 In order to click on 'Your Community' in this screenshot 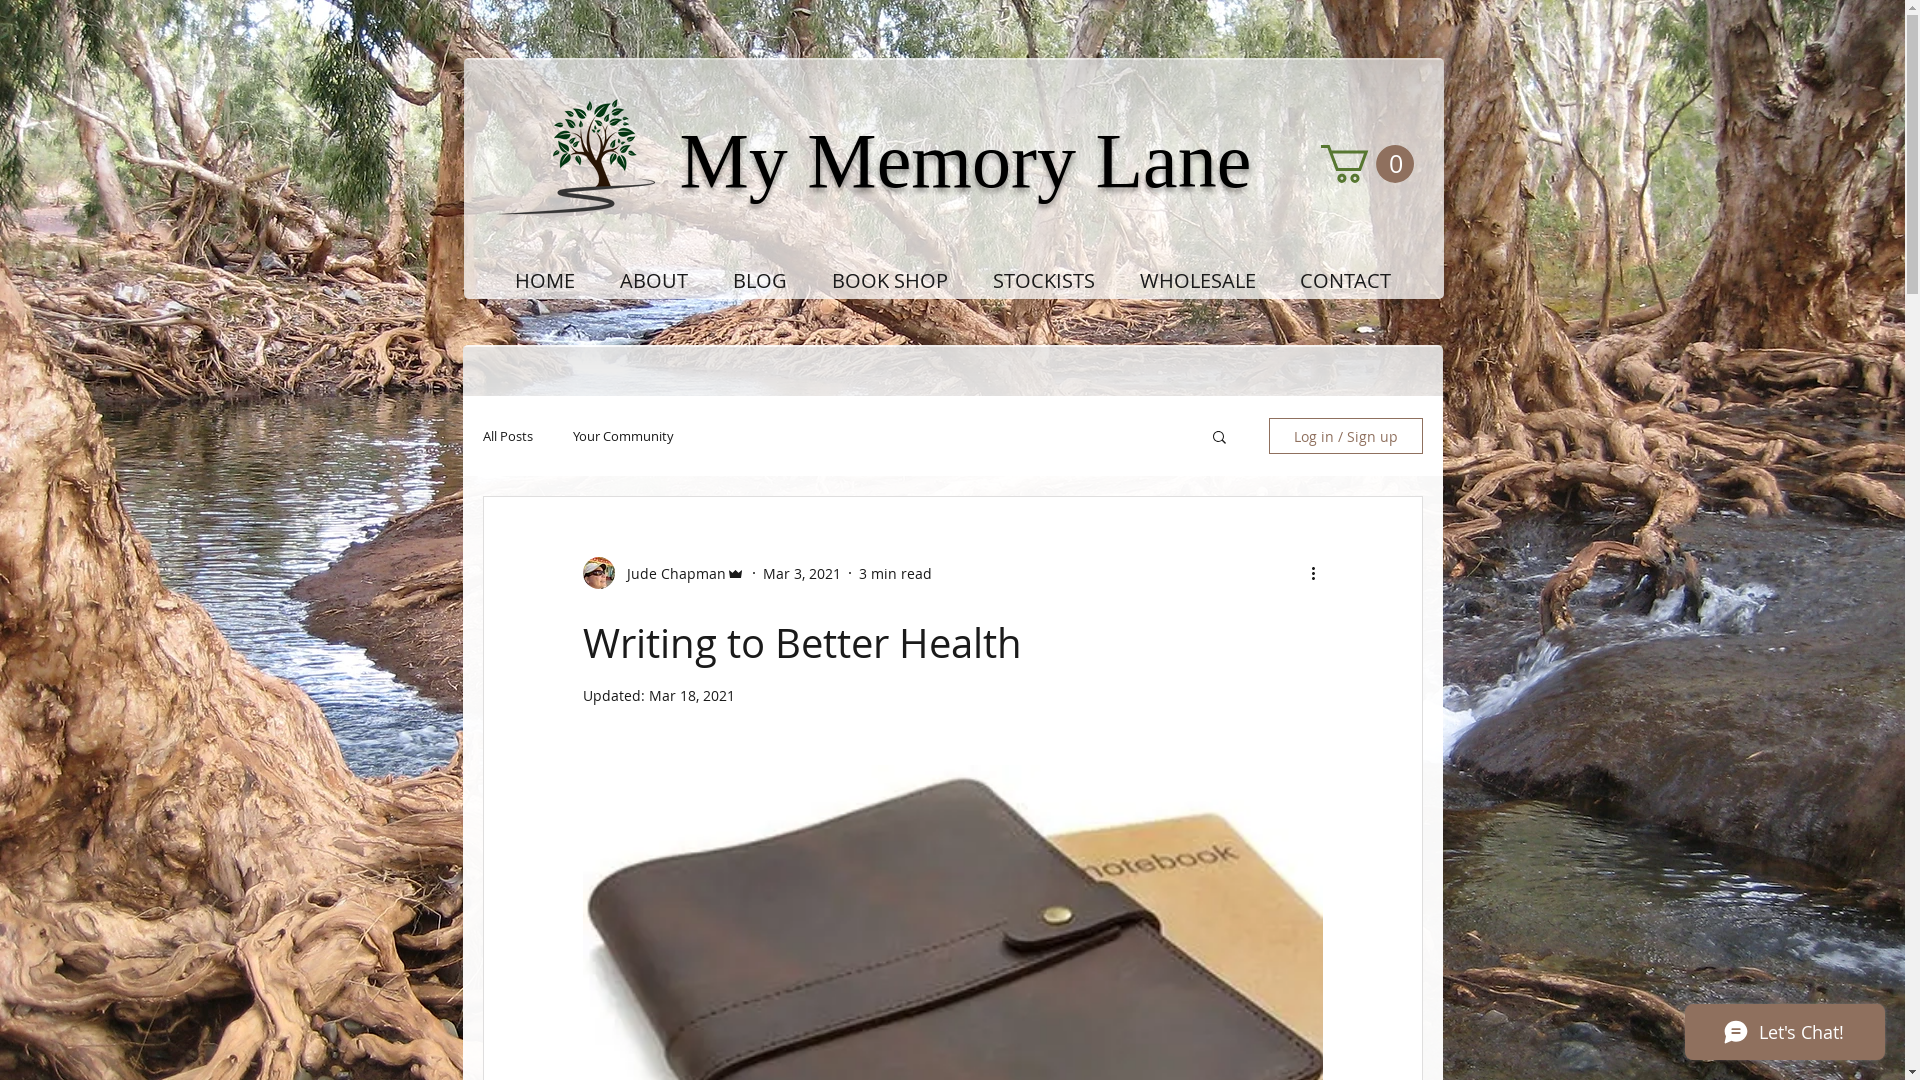, I will do `click(570, 434)`.